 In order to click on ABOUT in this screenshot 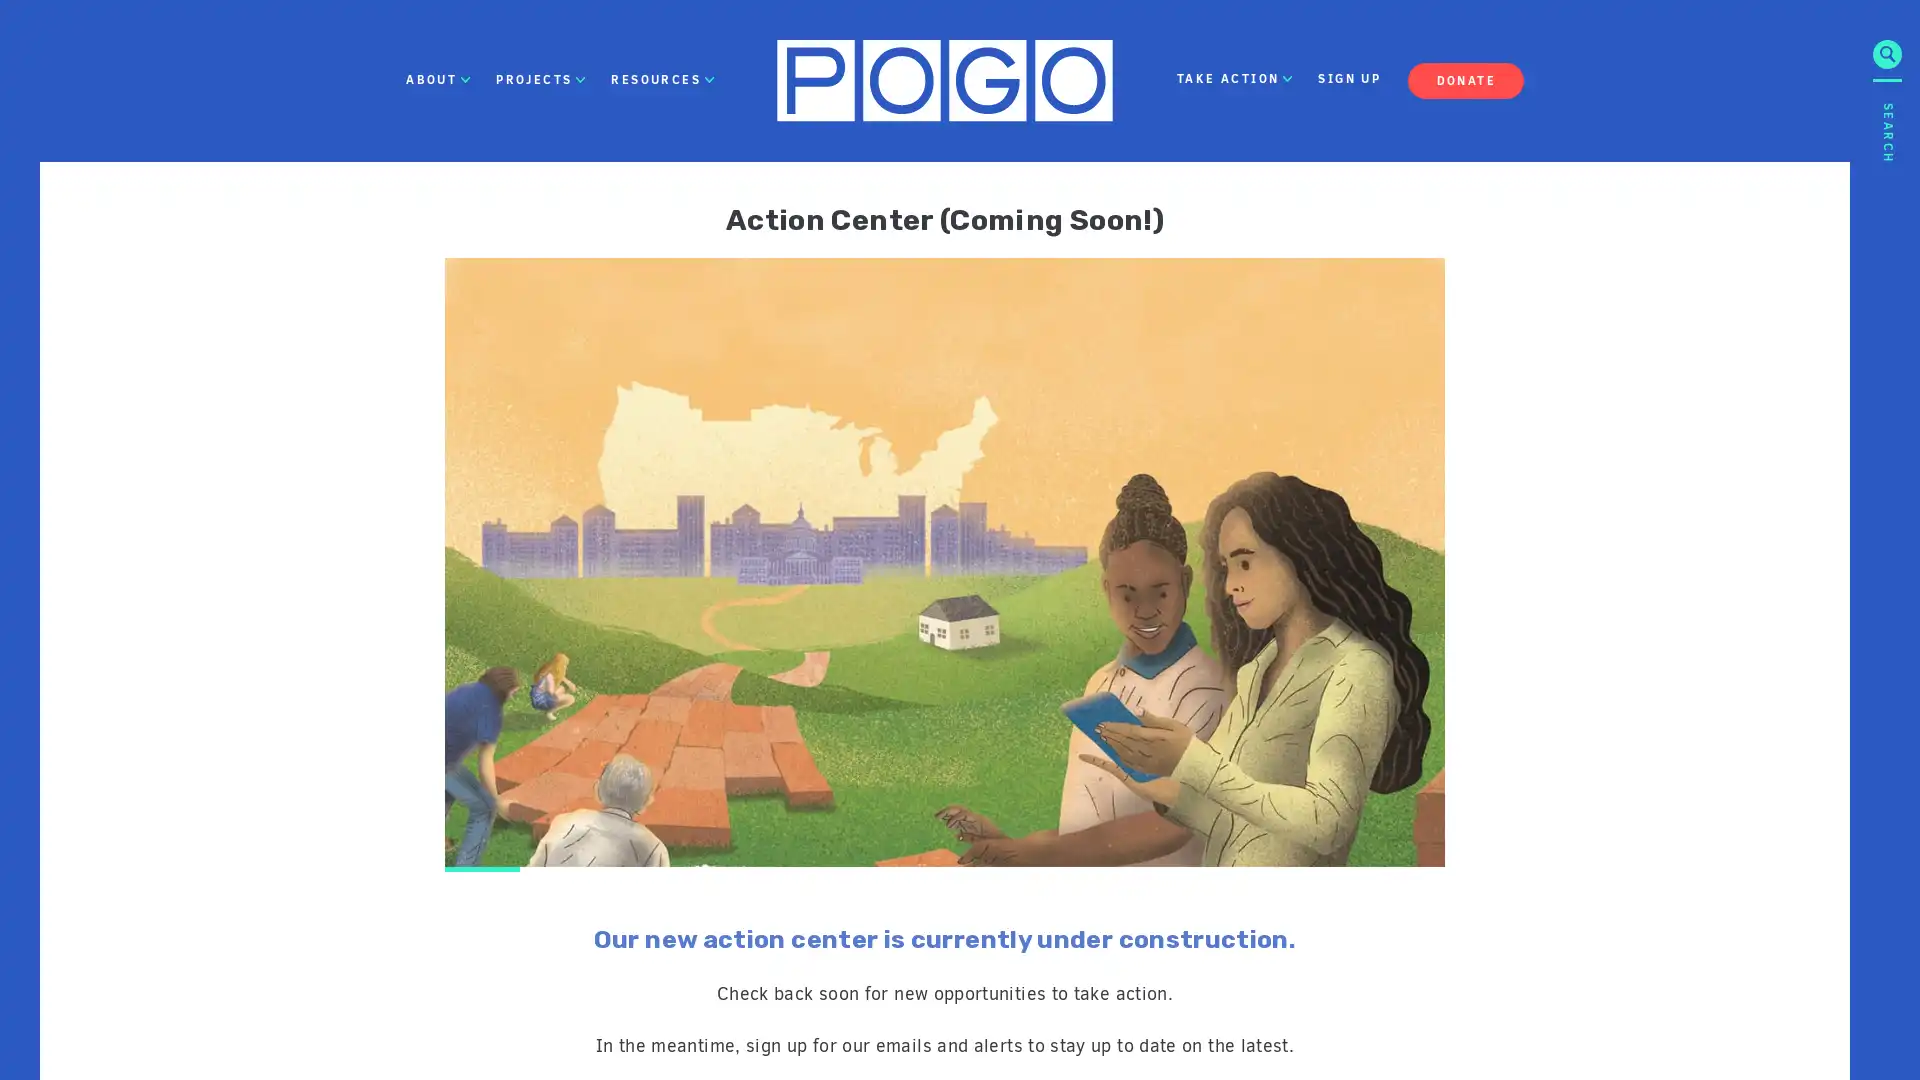, I will do `click(437, 79)`.